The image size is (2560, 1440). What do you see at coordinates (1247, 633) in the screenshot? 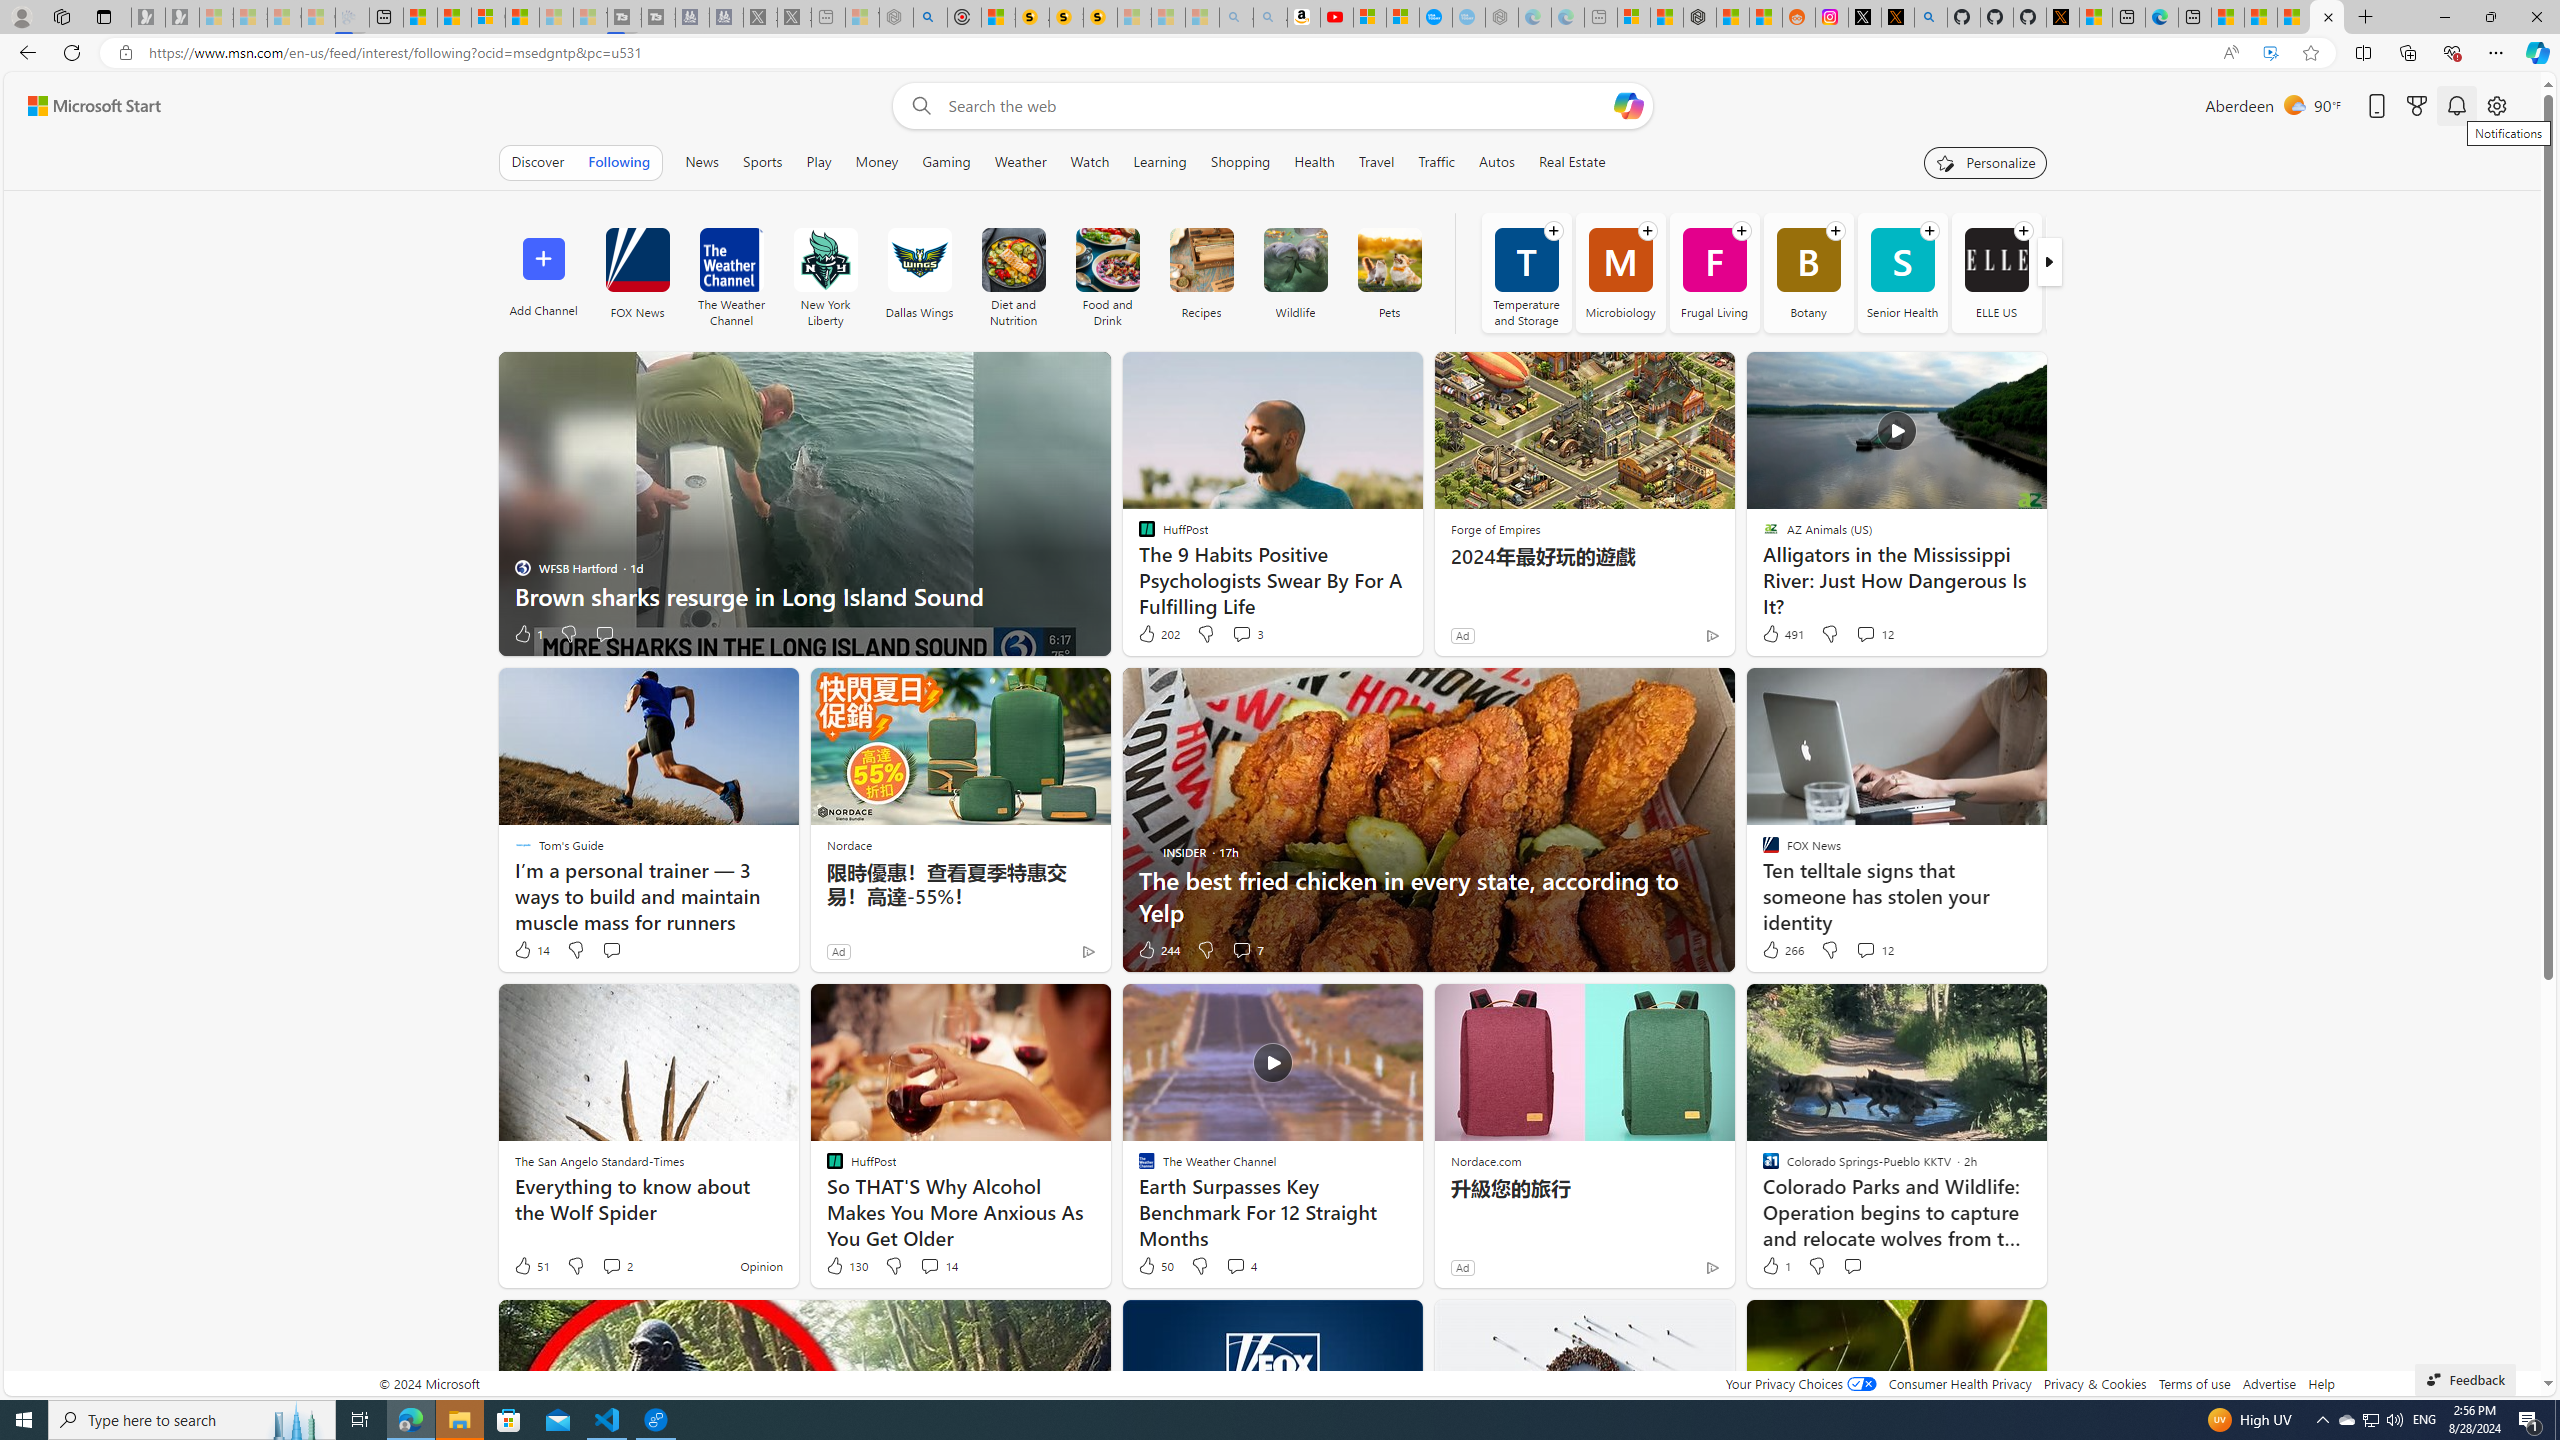
I see `'View comments 3 Comment'` at bounding box center [1247, 633].